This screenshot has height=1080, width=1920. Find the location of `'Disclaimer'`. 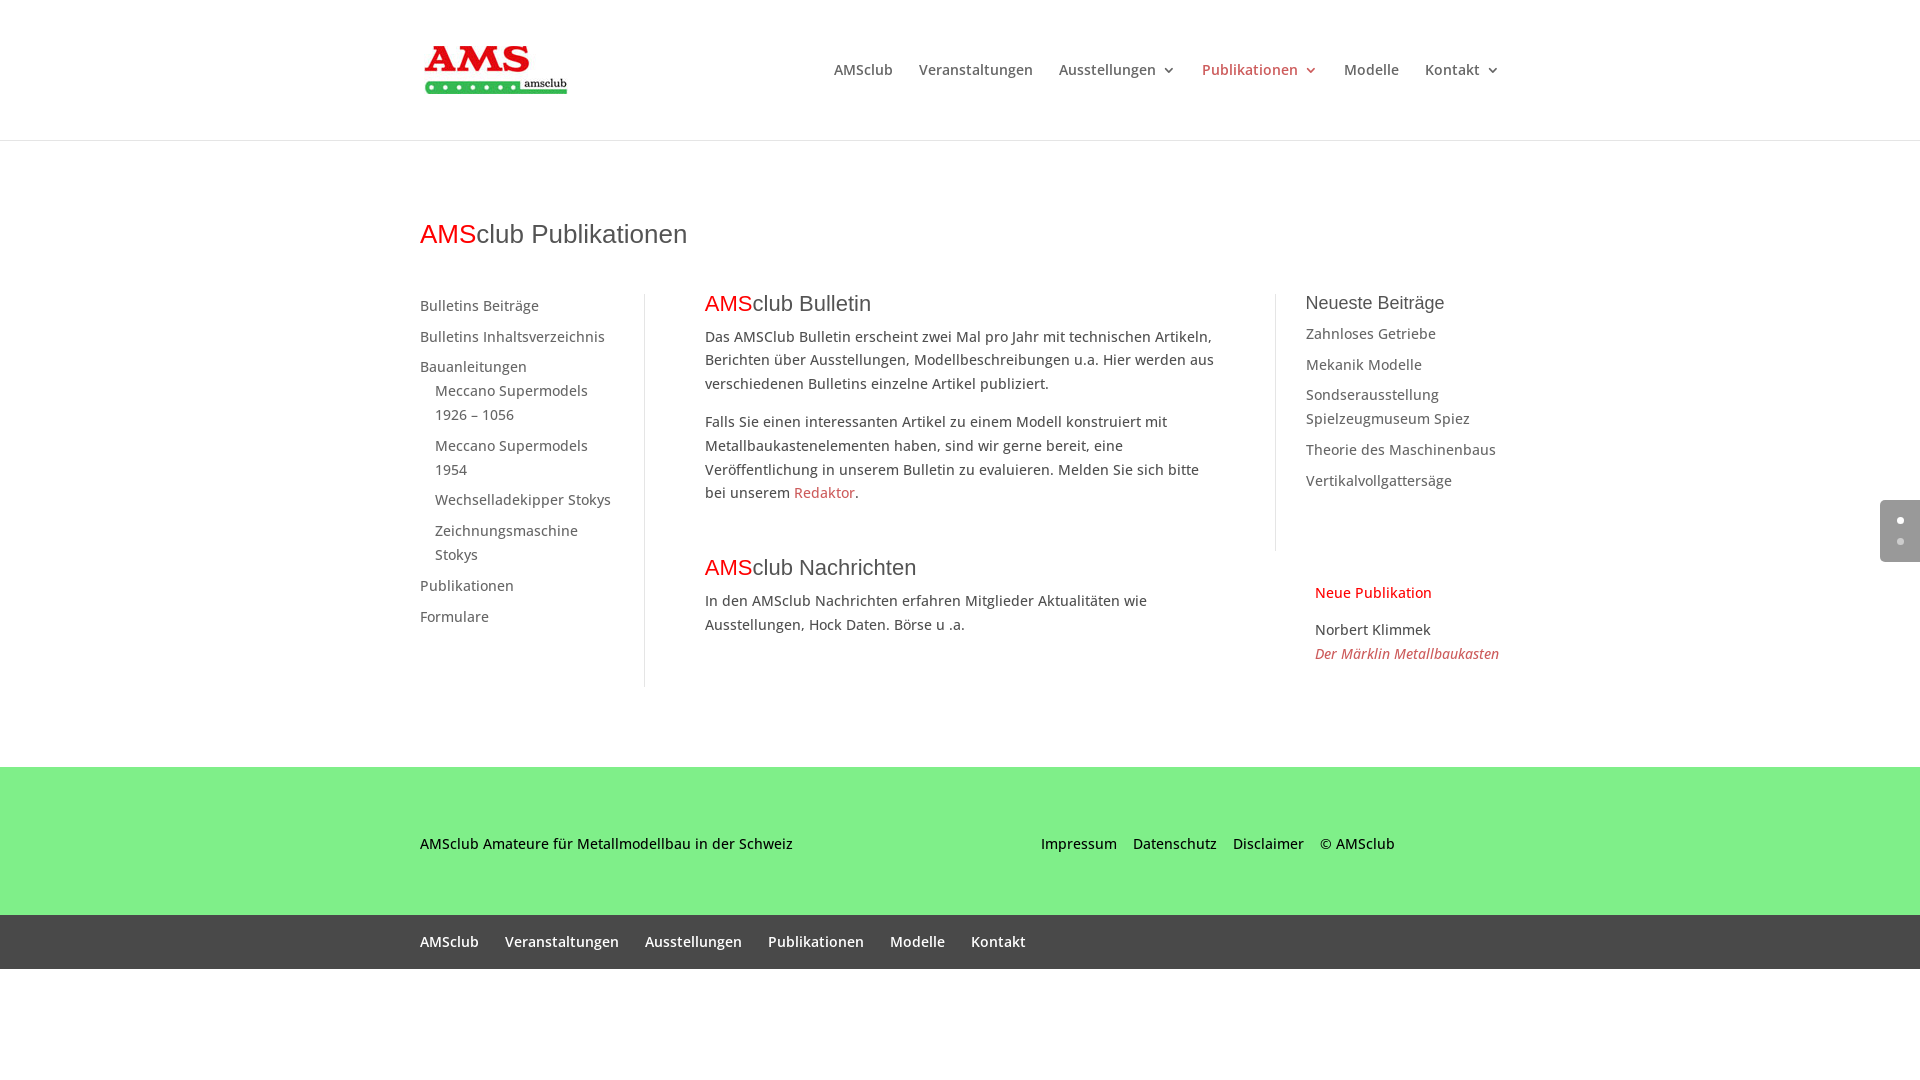

'Disclaimer' is located at coordinates (1267, 843).